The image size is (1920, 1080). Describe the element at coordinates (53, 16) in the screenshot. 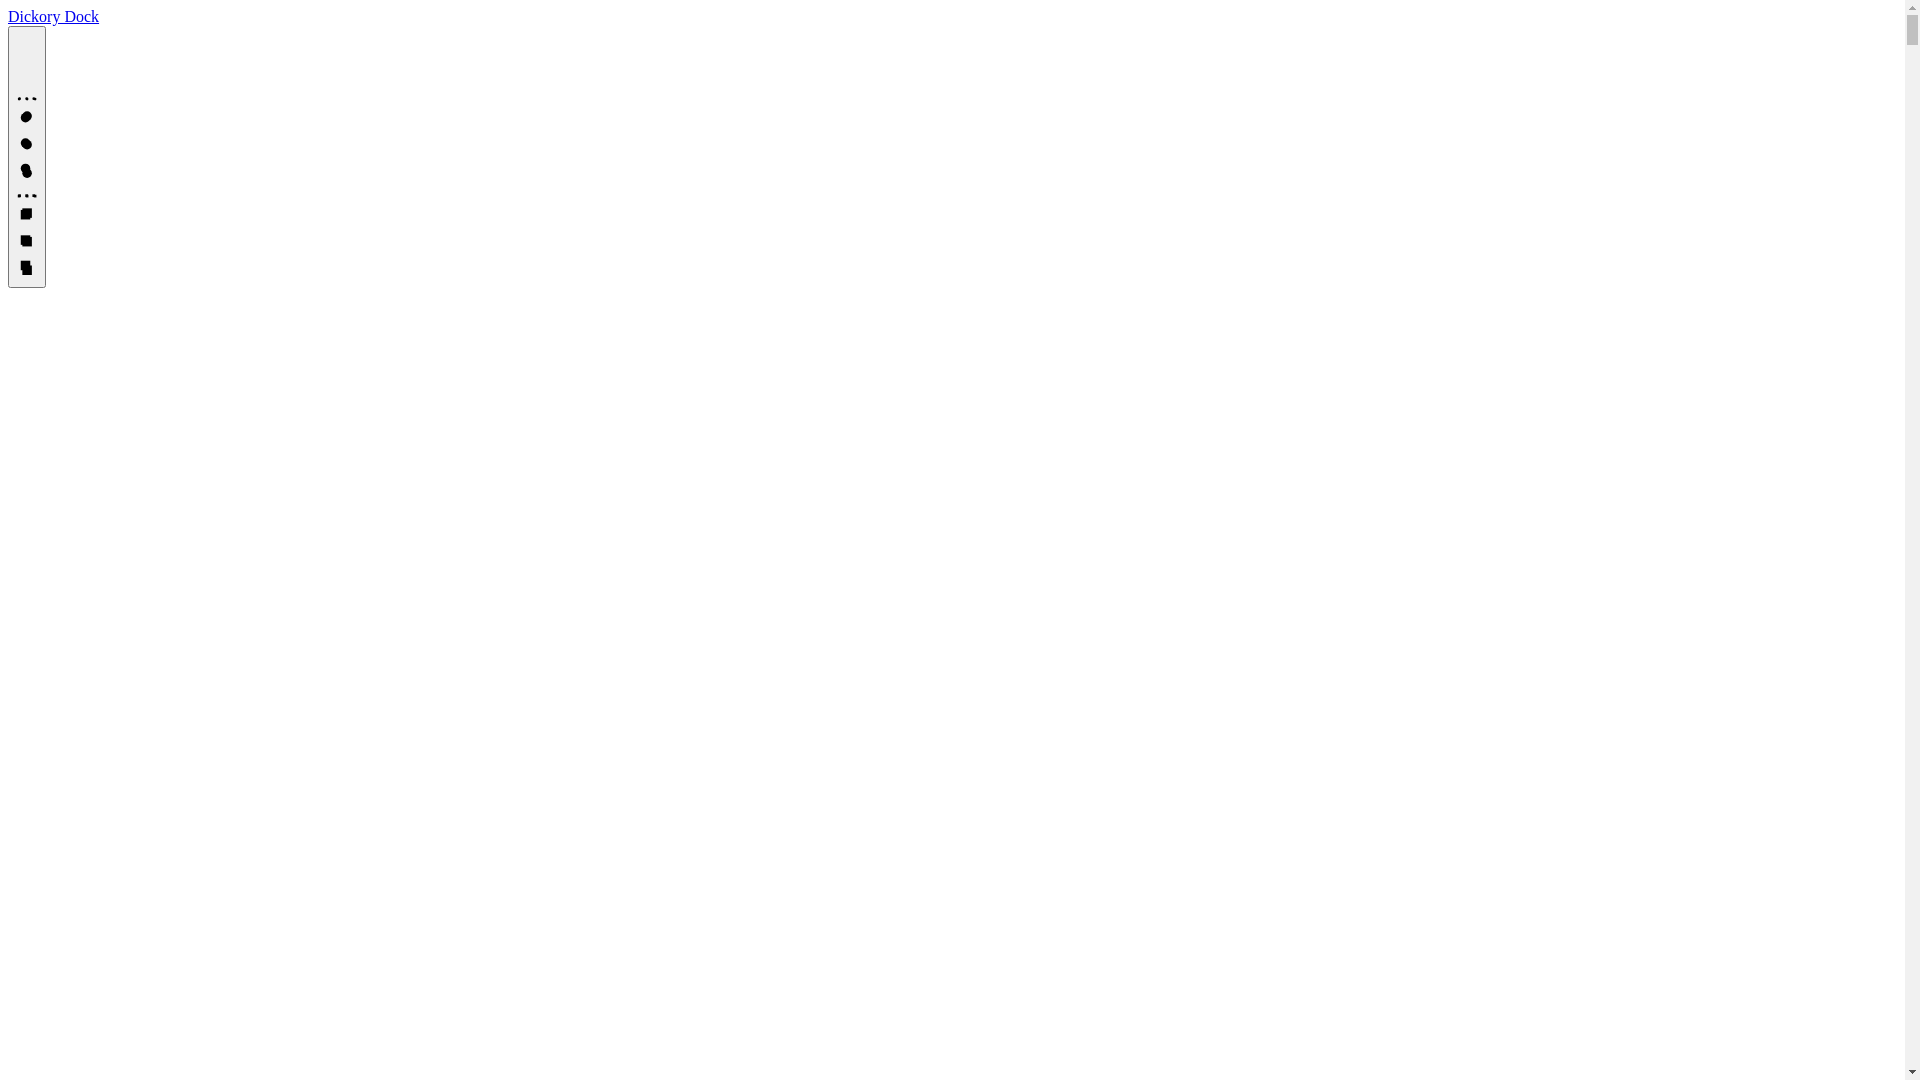

I see `'Dickory Dock'` at that location.